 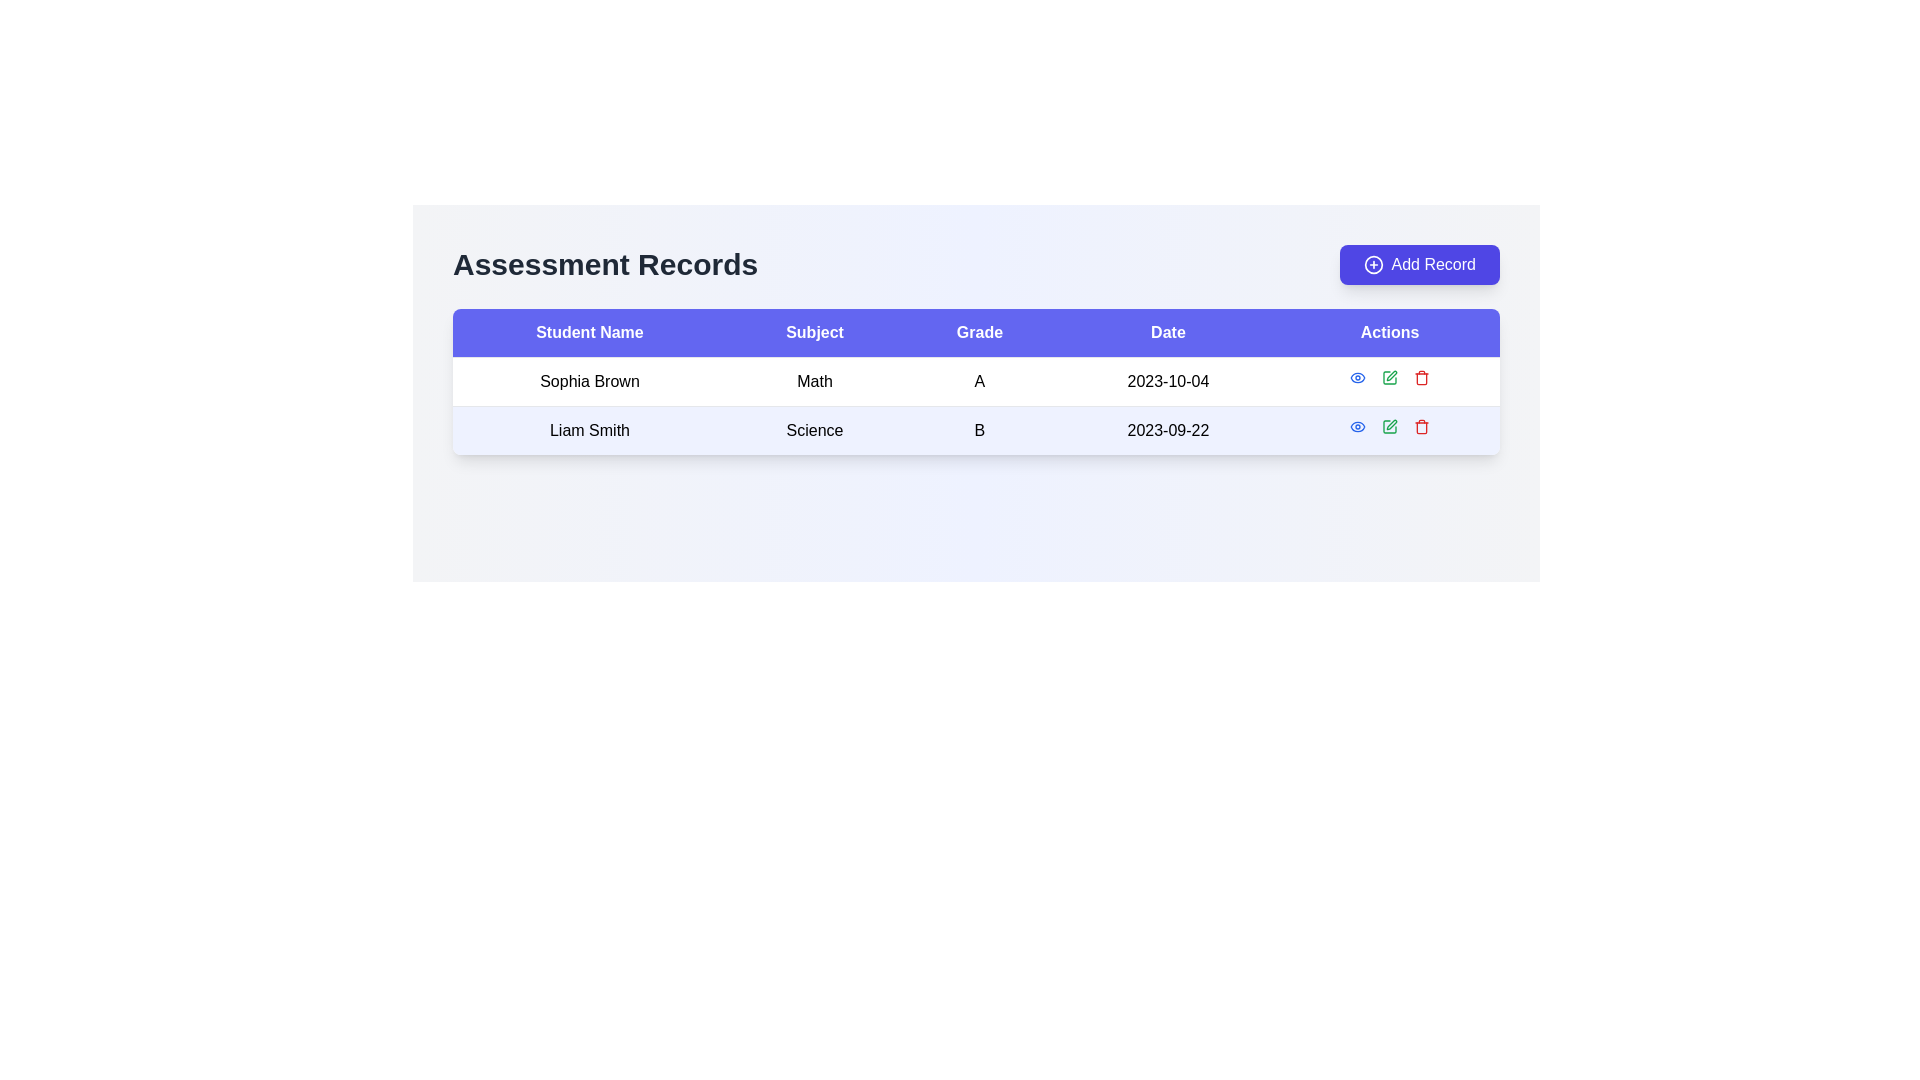 What do you see at coordinates (1372, 264) in the screenshot?
I see `the icon that indicates the action of adding a new record, located to the right of the 'Add Record' button` at bounding box center [1372, 264].